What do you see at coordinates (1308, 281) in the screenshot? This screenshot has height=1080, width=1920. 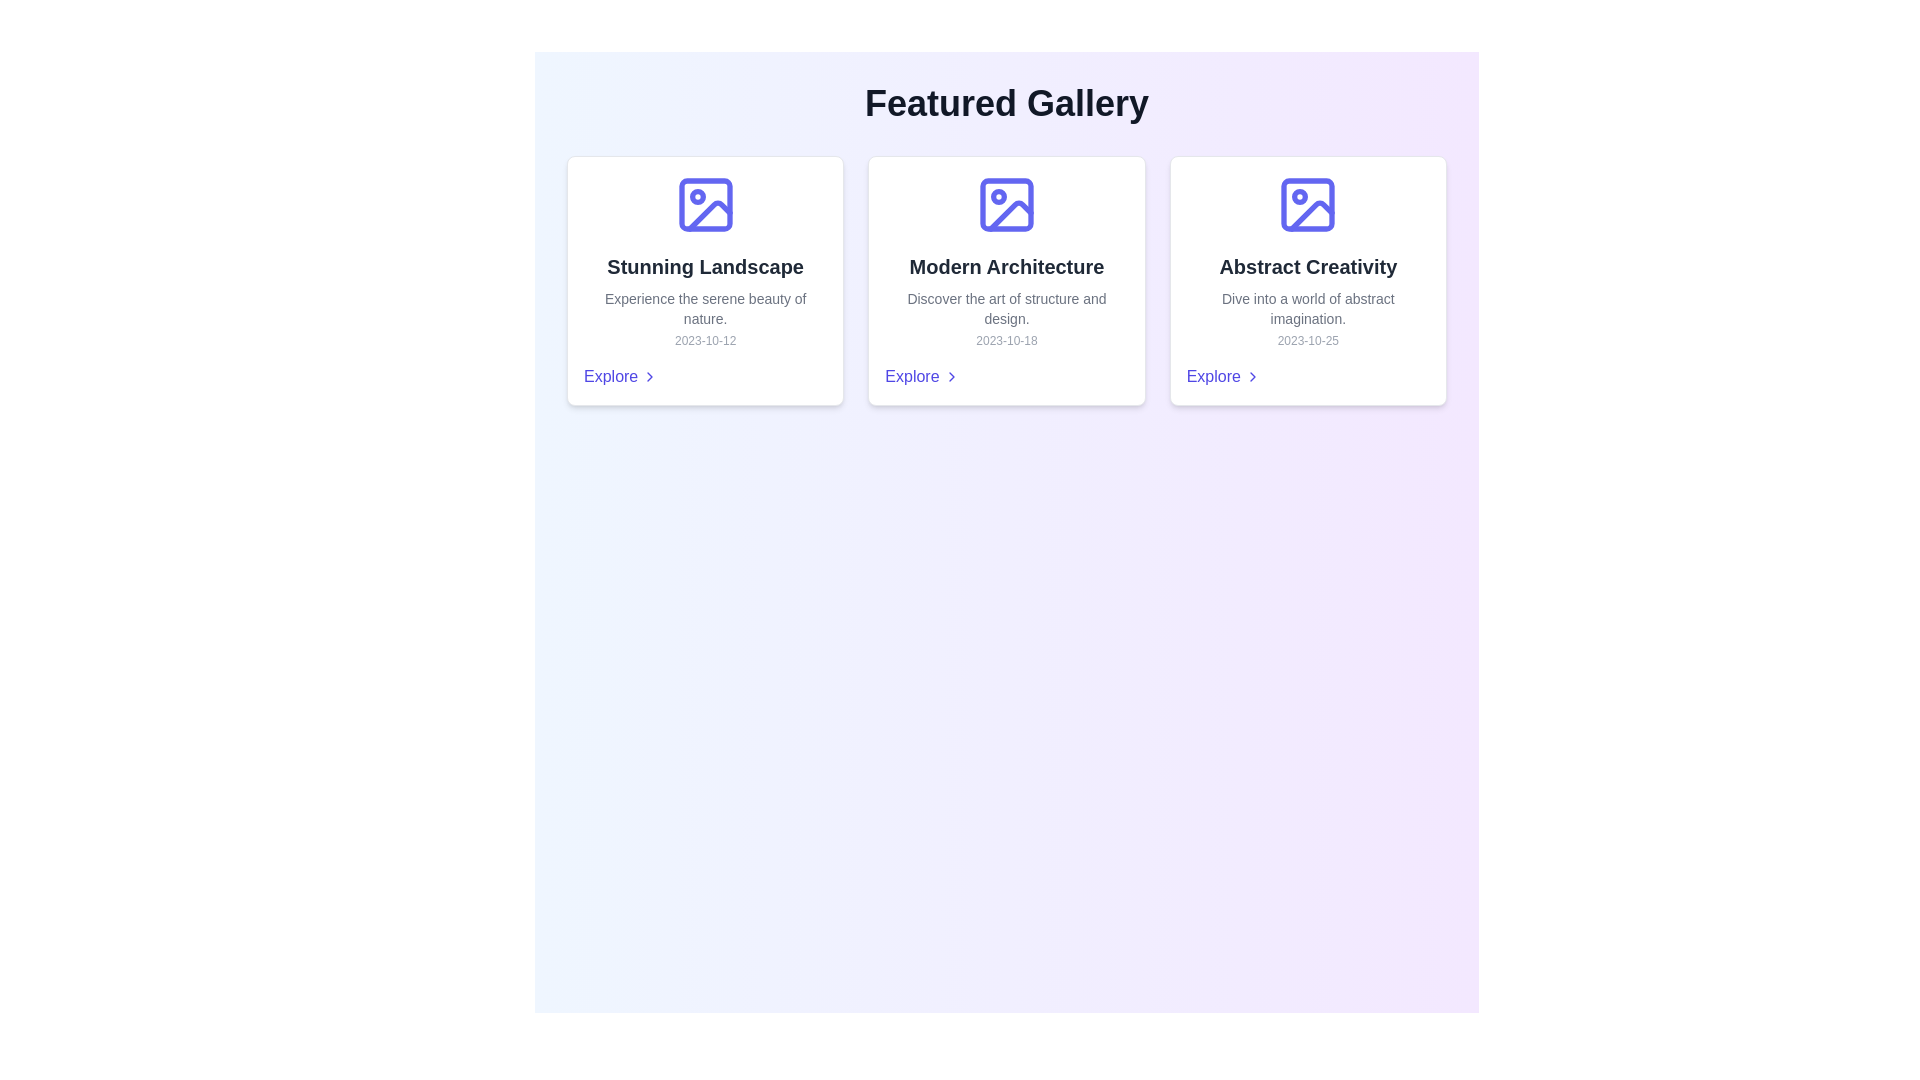 I see `the 'Abstract Creativity' Information Card located in the 'Featured Gallery' section, which is the third card in a row, providing a preview of content and an 'Explore' link` at bounding box center [1308, 281].